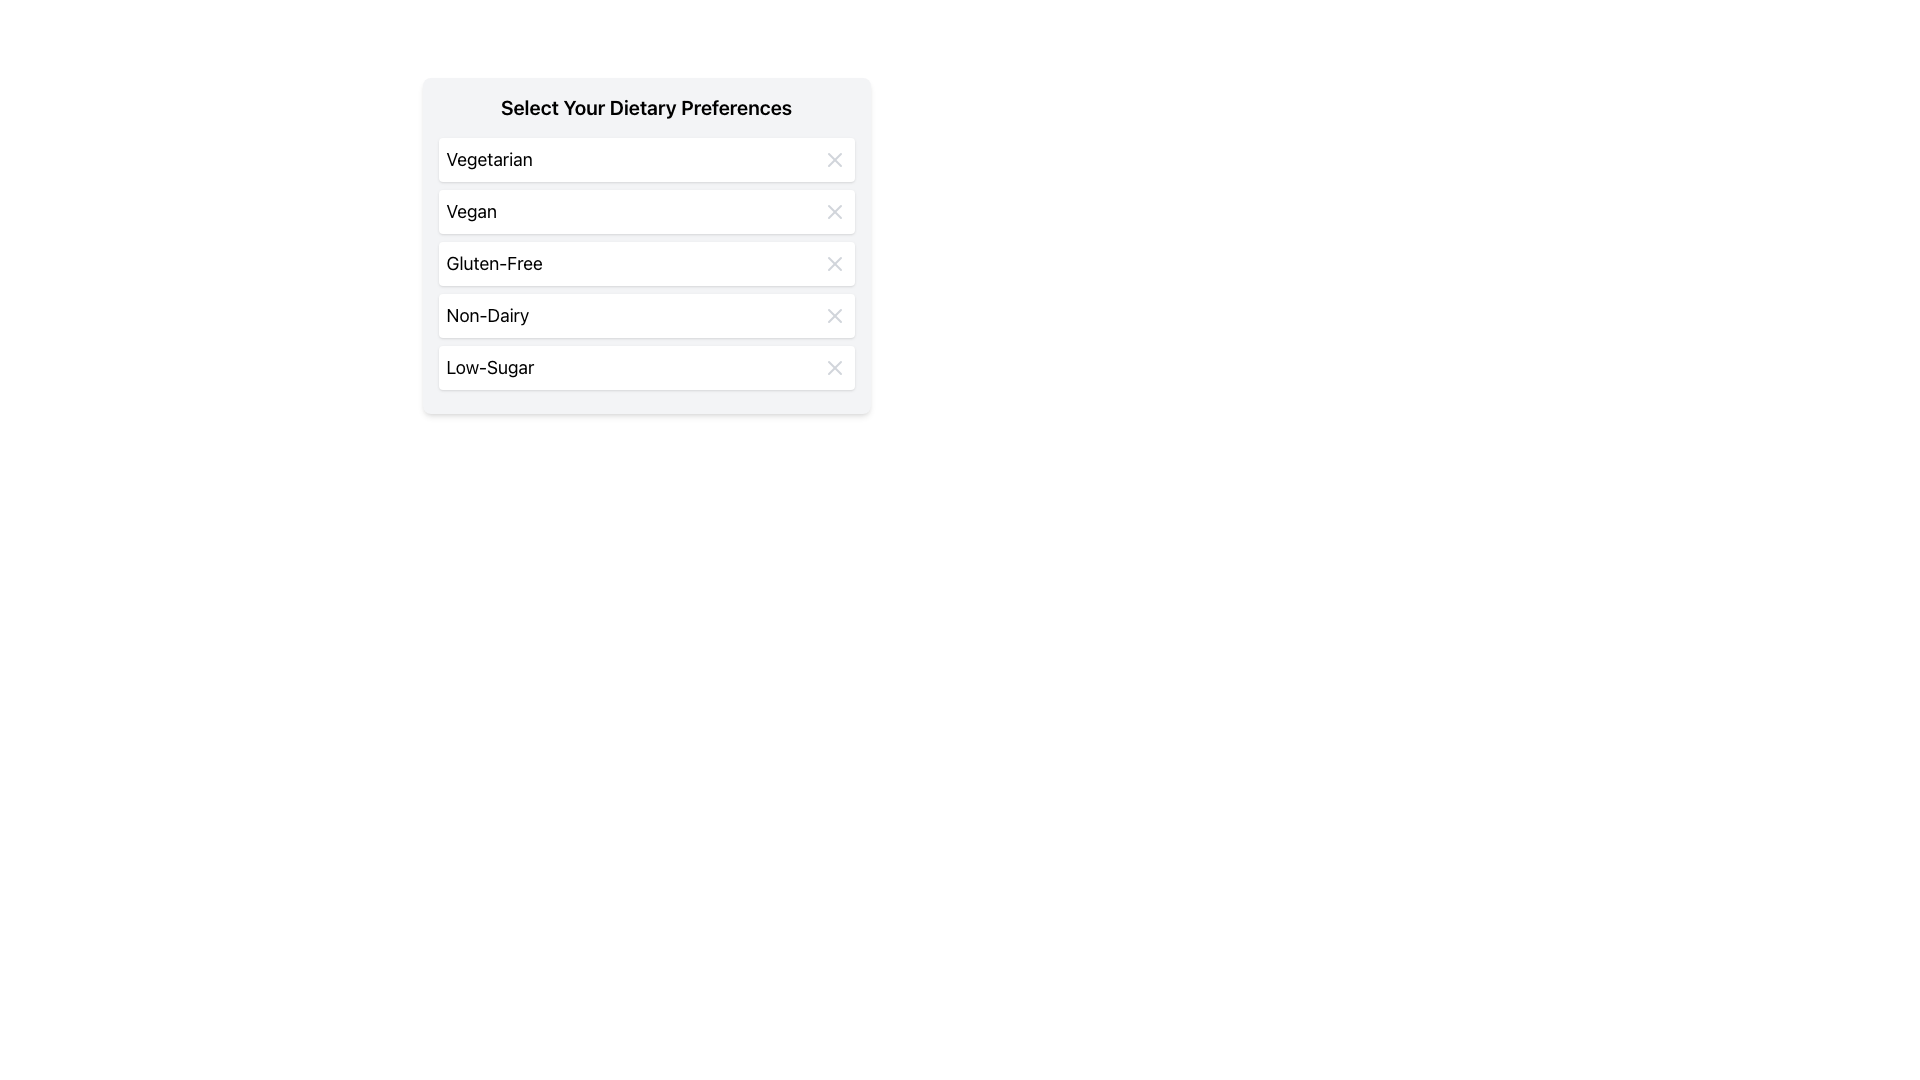 The image size is (1920, 1080). What do you see at coordinates (834, 262) in the screenshot?
I see `the small gray '×' icon button located to the right of the 'Gluten-Free' list item` at bounding box center [834, 262].